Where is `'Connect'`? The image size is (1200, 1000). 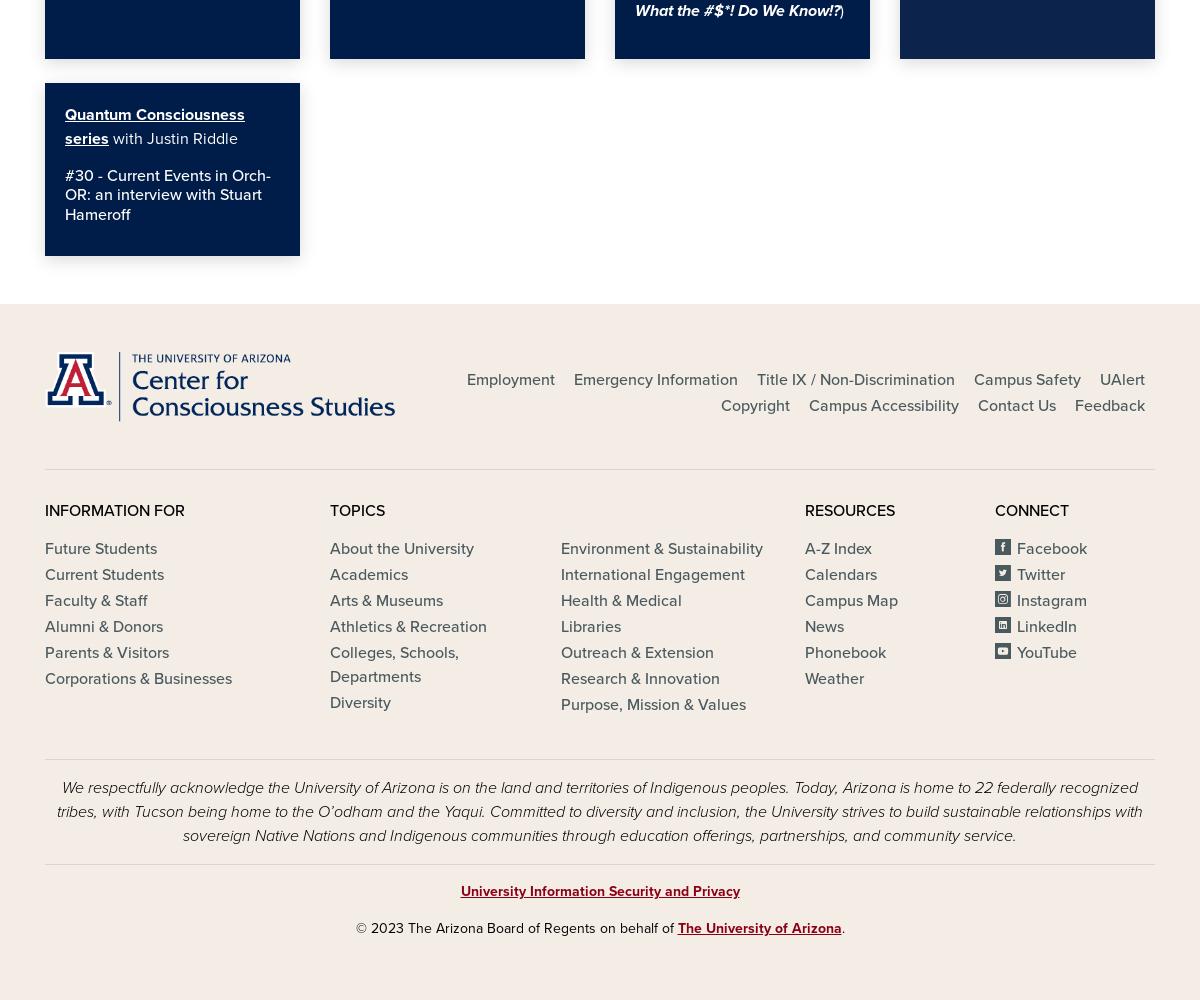 'Connect' is located at coordinates (1032, 510).